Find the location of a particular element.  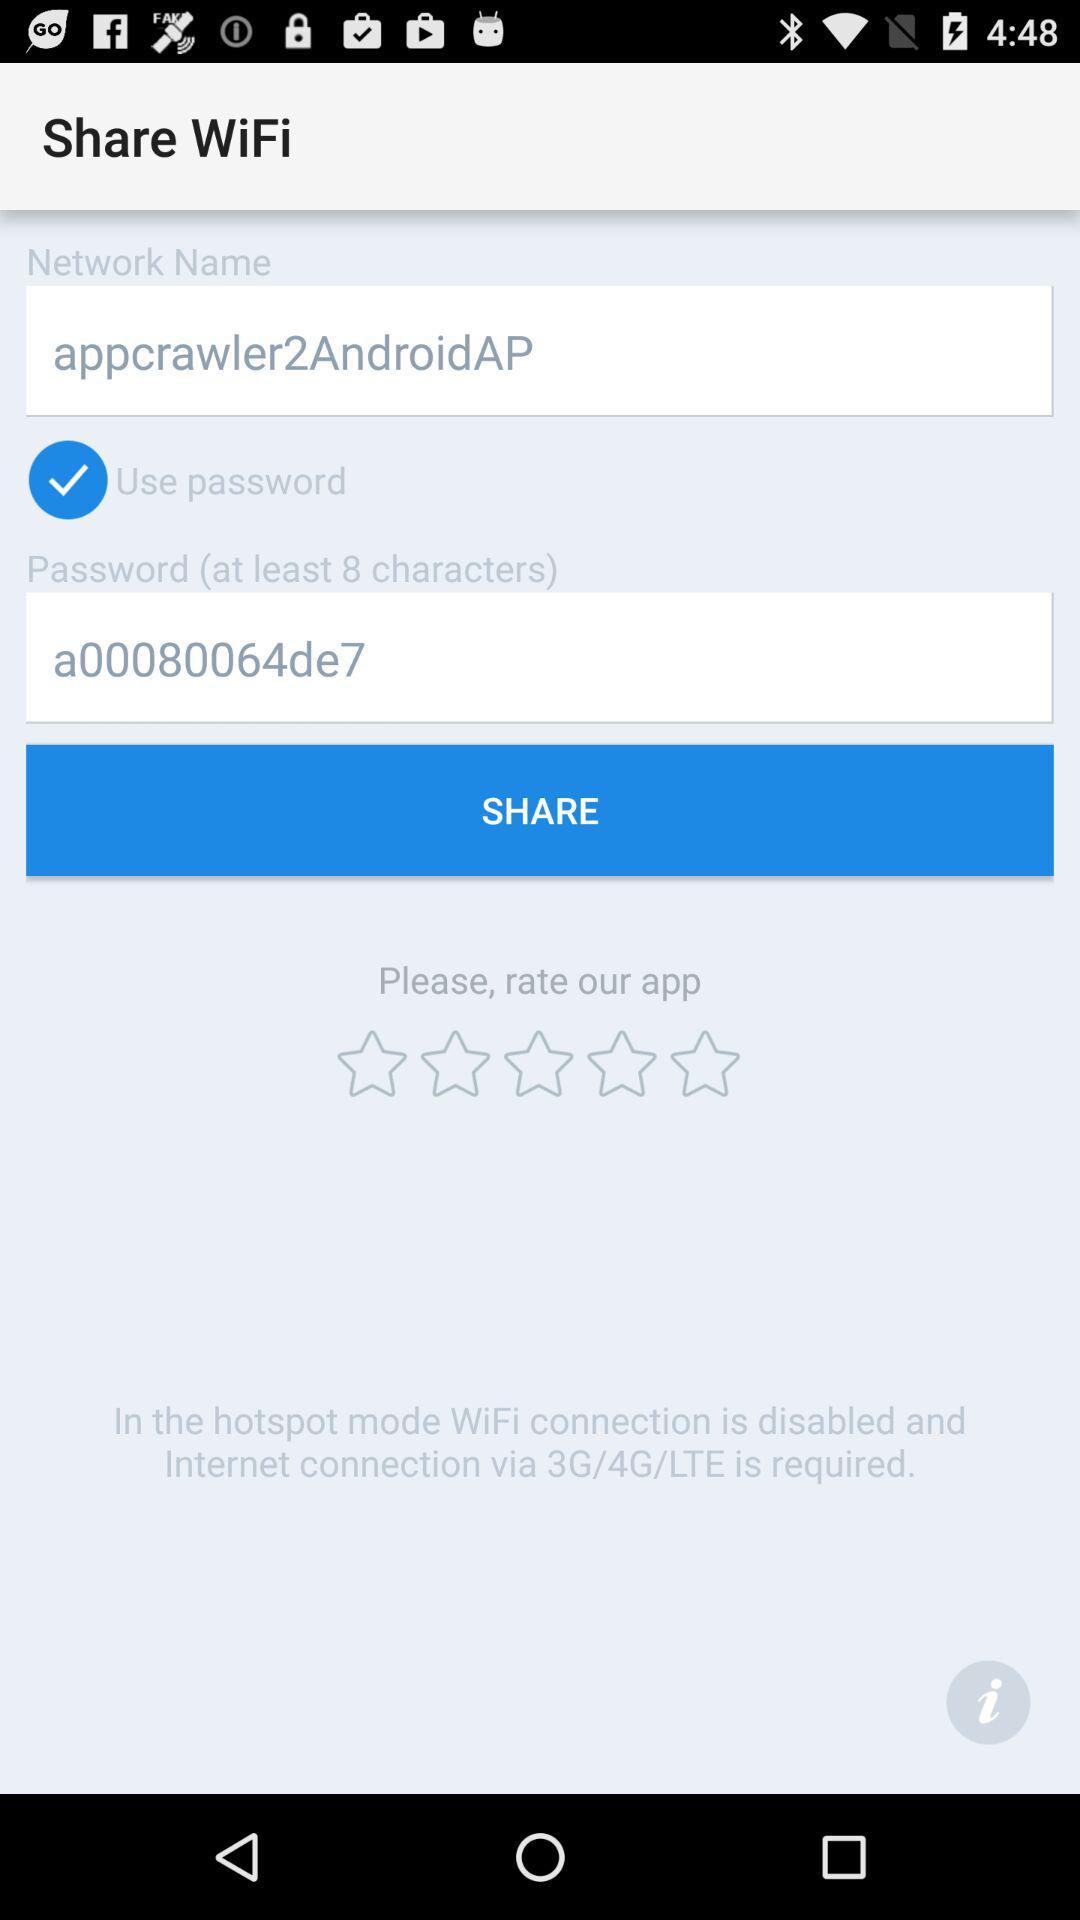

the item below share is located at coordinates (987, 1701).